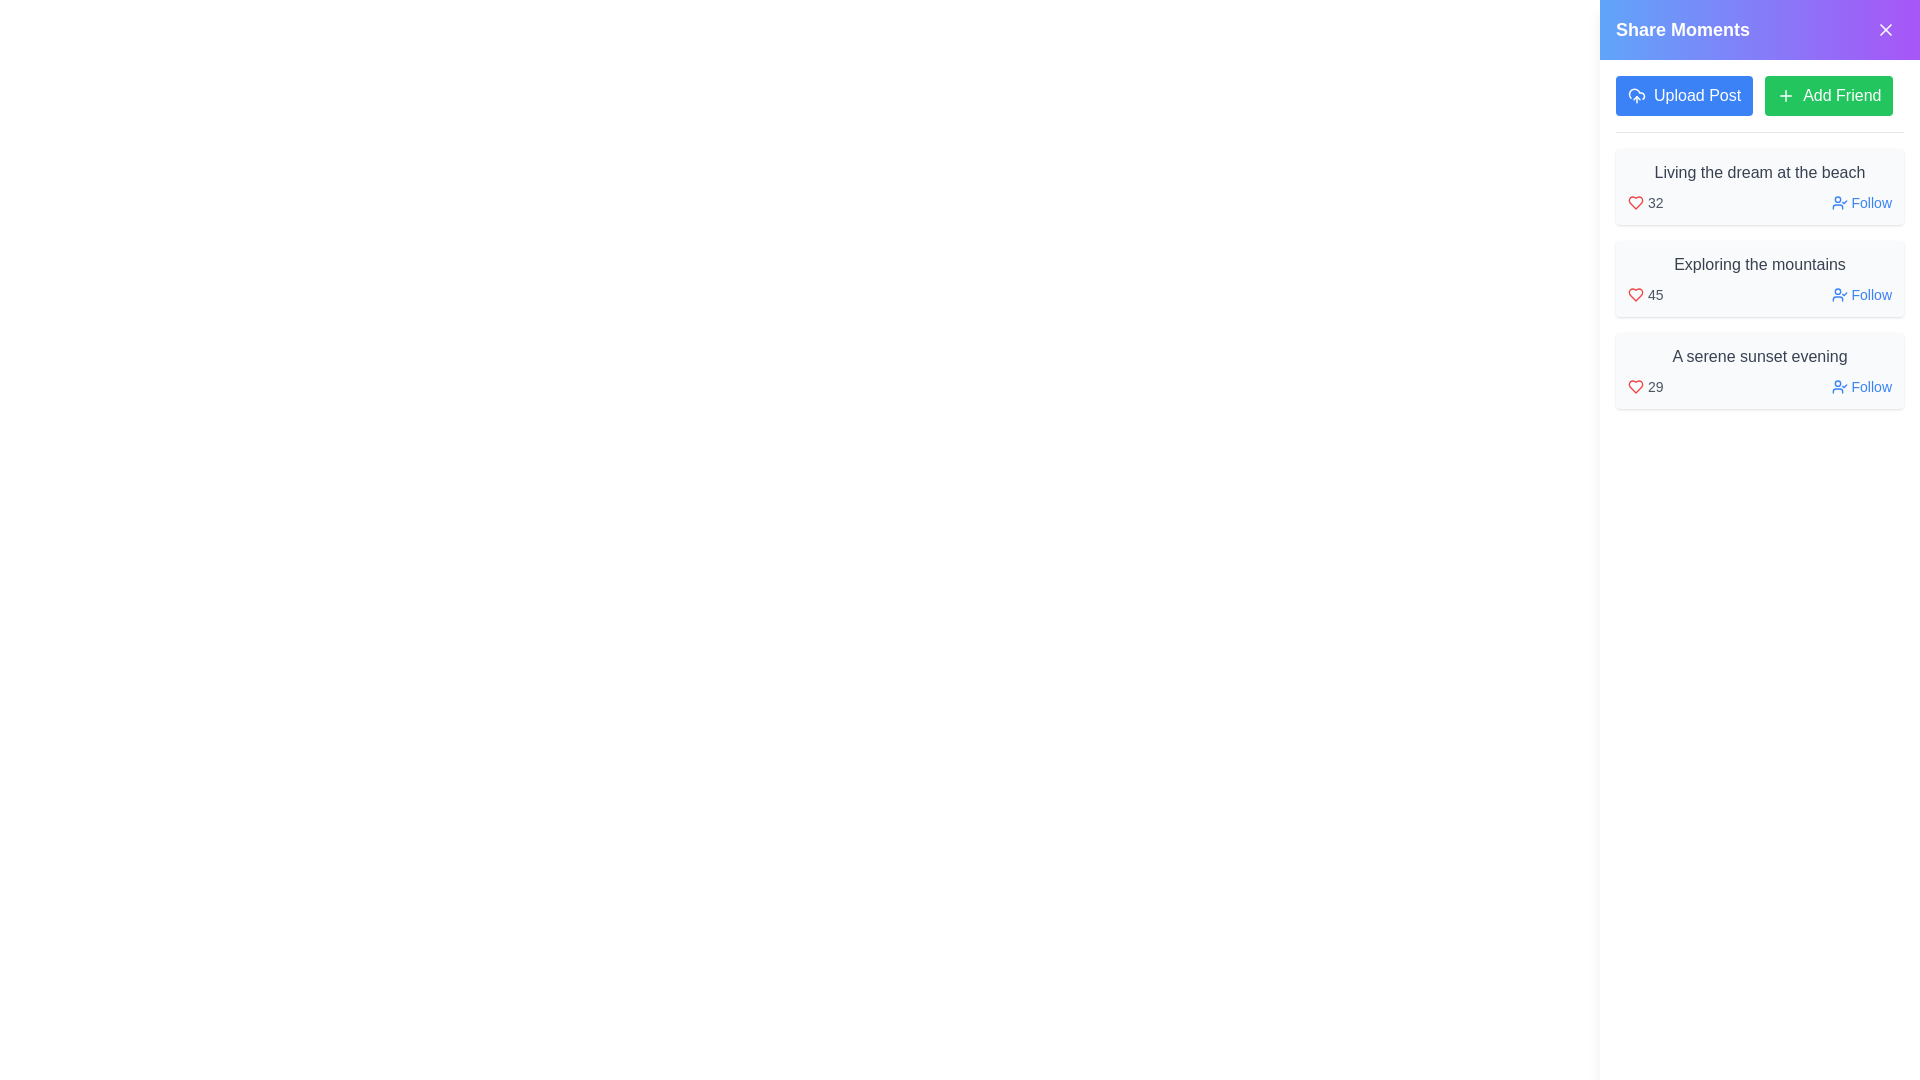 The width and height of the screenshot is (1920, 1080). Describe the element at coordinates (1860, 203) in the screenshot. I see `the blue 'Follow' button located in the right sidebar under the 'Living the dream at the beach' post` at that location.